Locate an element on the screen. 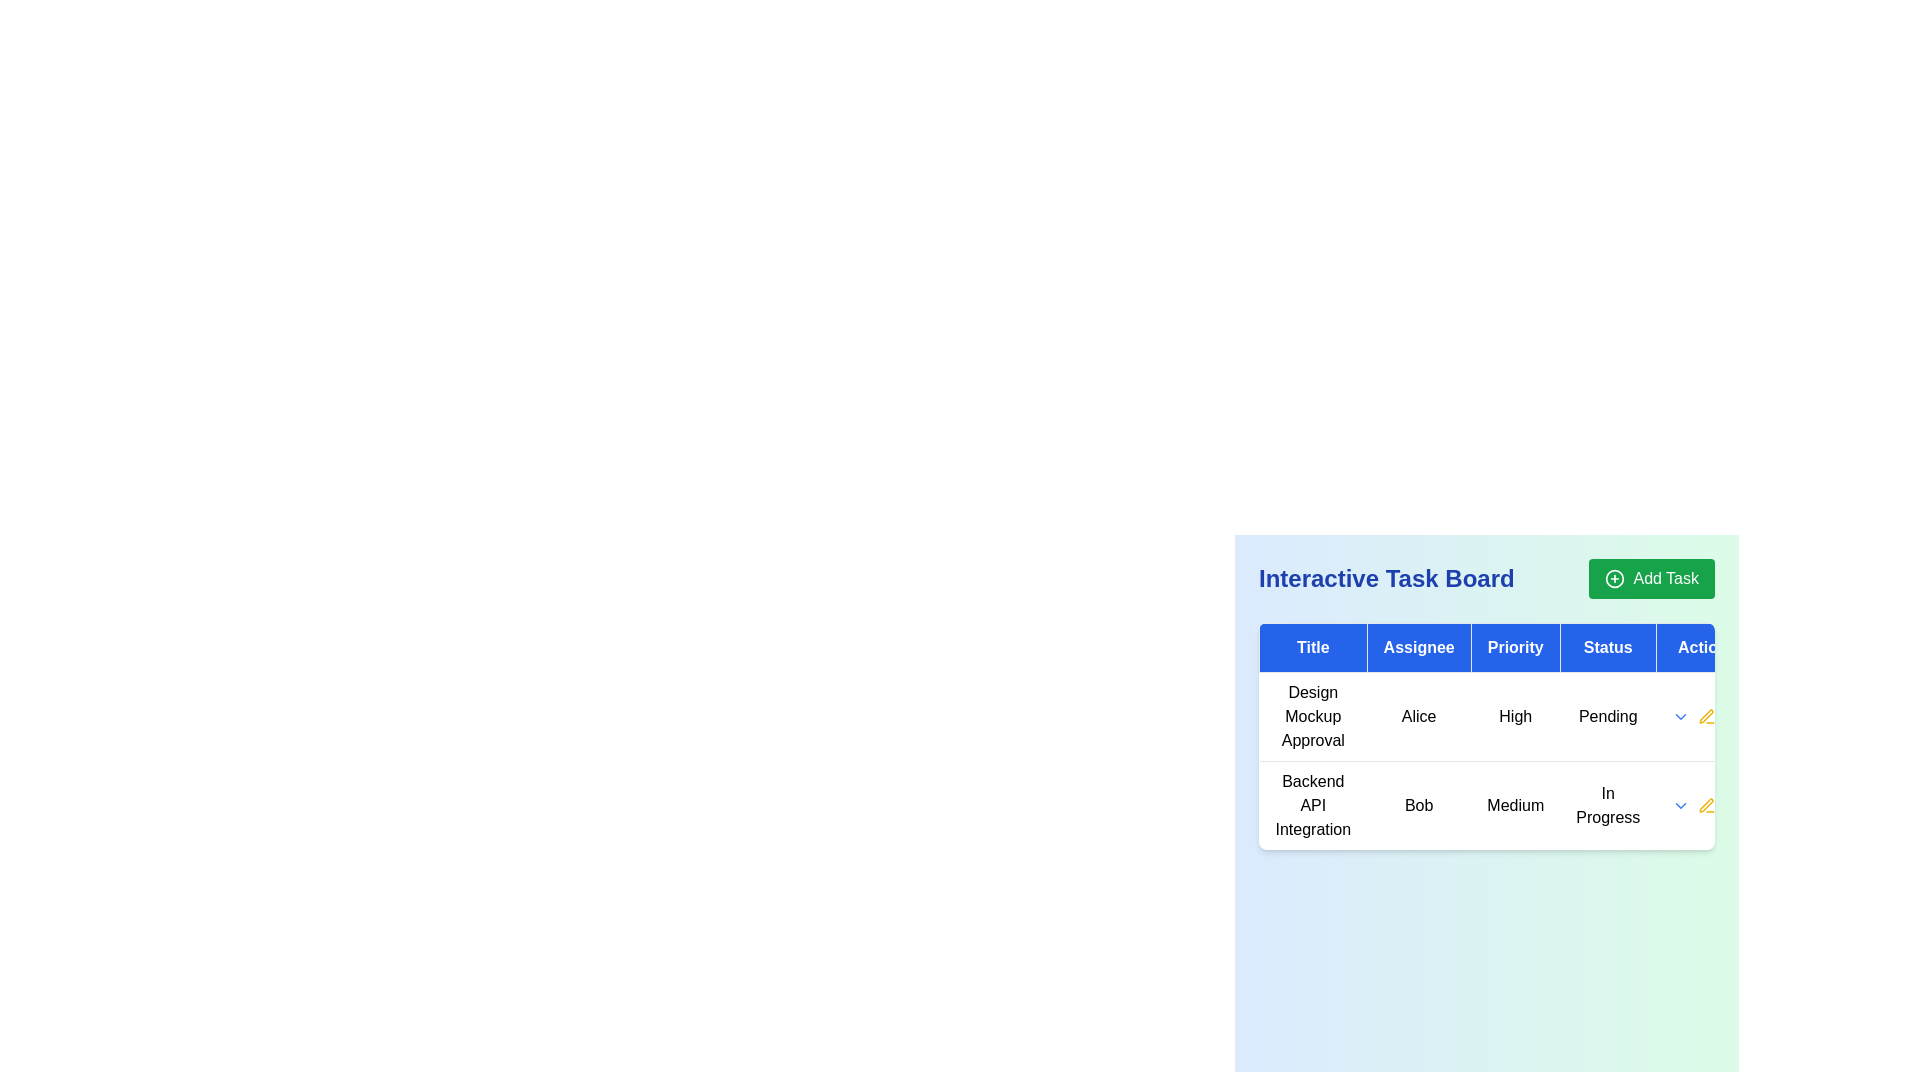 Image resolution: width=1920 pixels, height=1080 pixels. the 'Status' static text header element, which is the fourth column in the header row of the table layout, displaying white text on a blue background is located at coordinates (1608, 648).